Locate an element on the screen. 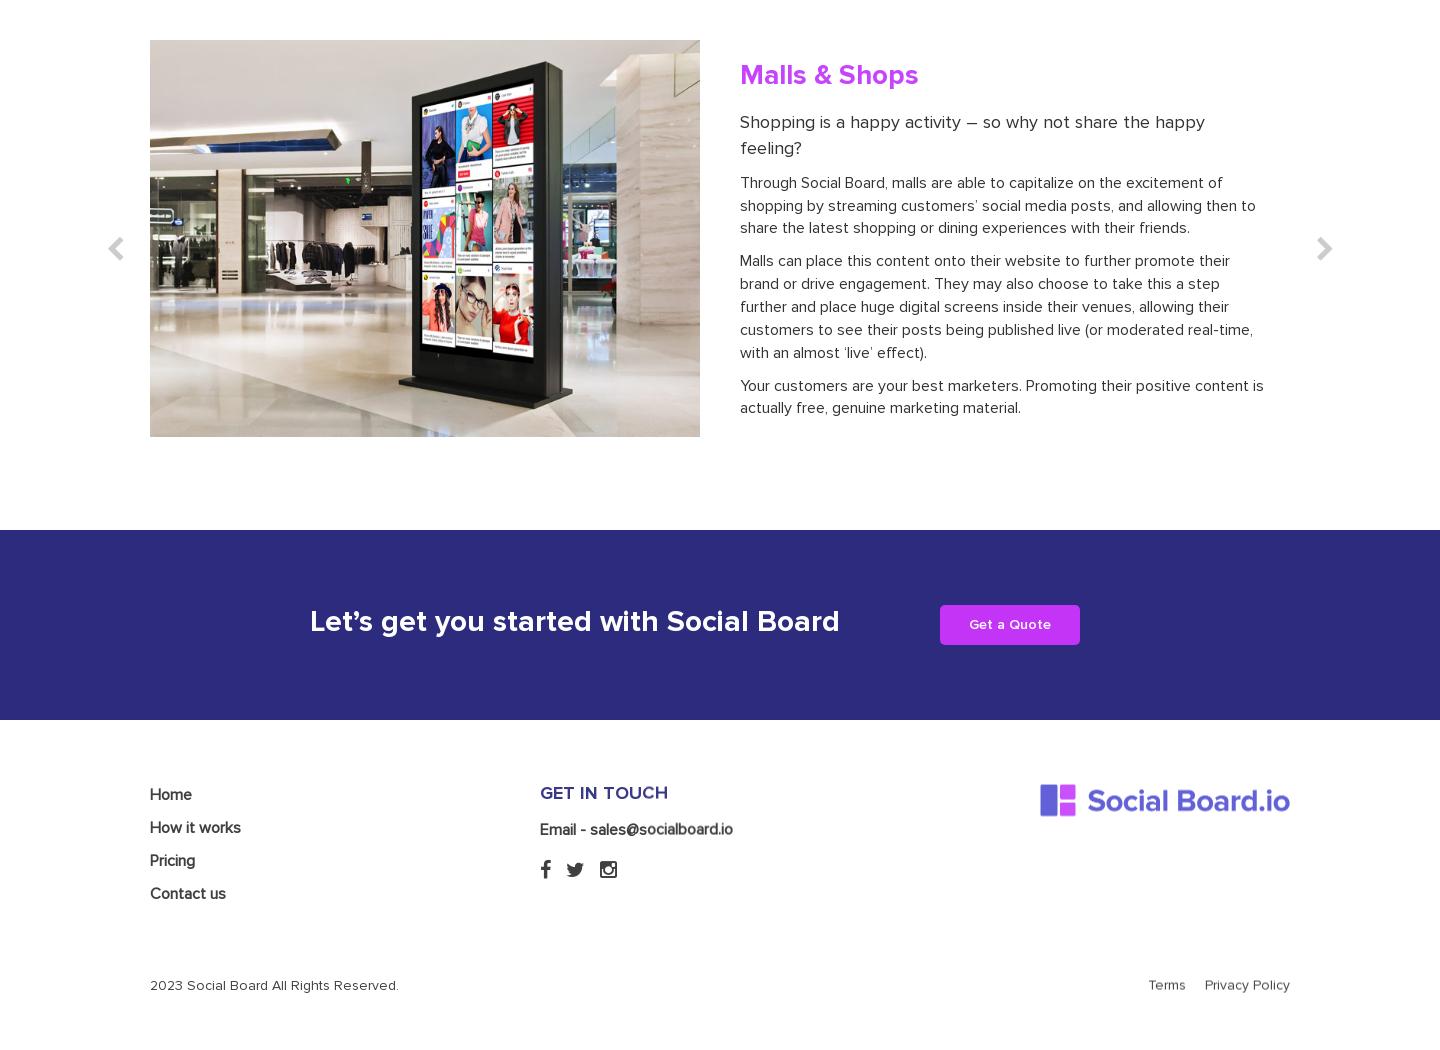 This screenshot has height=1050, width=1440. '2023 Social Board All Rights Reserved.' is located at coordinates (273, 889).